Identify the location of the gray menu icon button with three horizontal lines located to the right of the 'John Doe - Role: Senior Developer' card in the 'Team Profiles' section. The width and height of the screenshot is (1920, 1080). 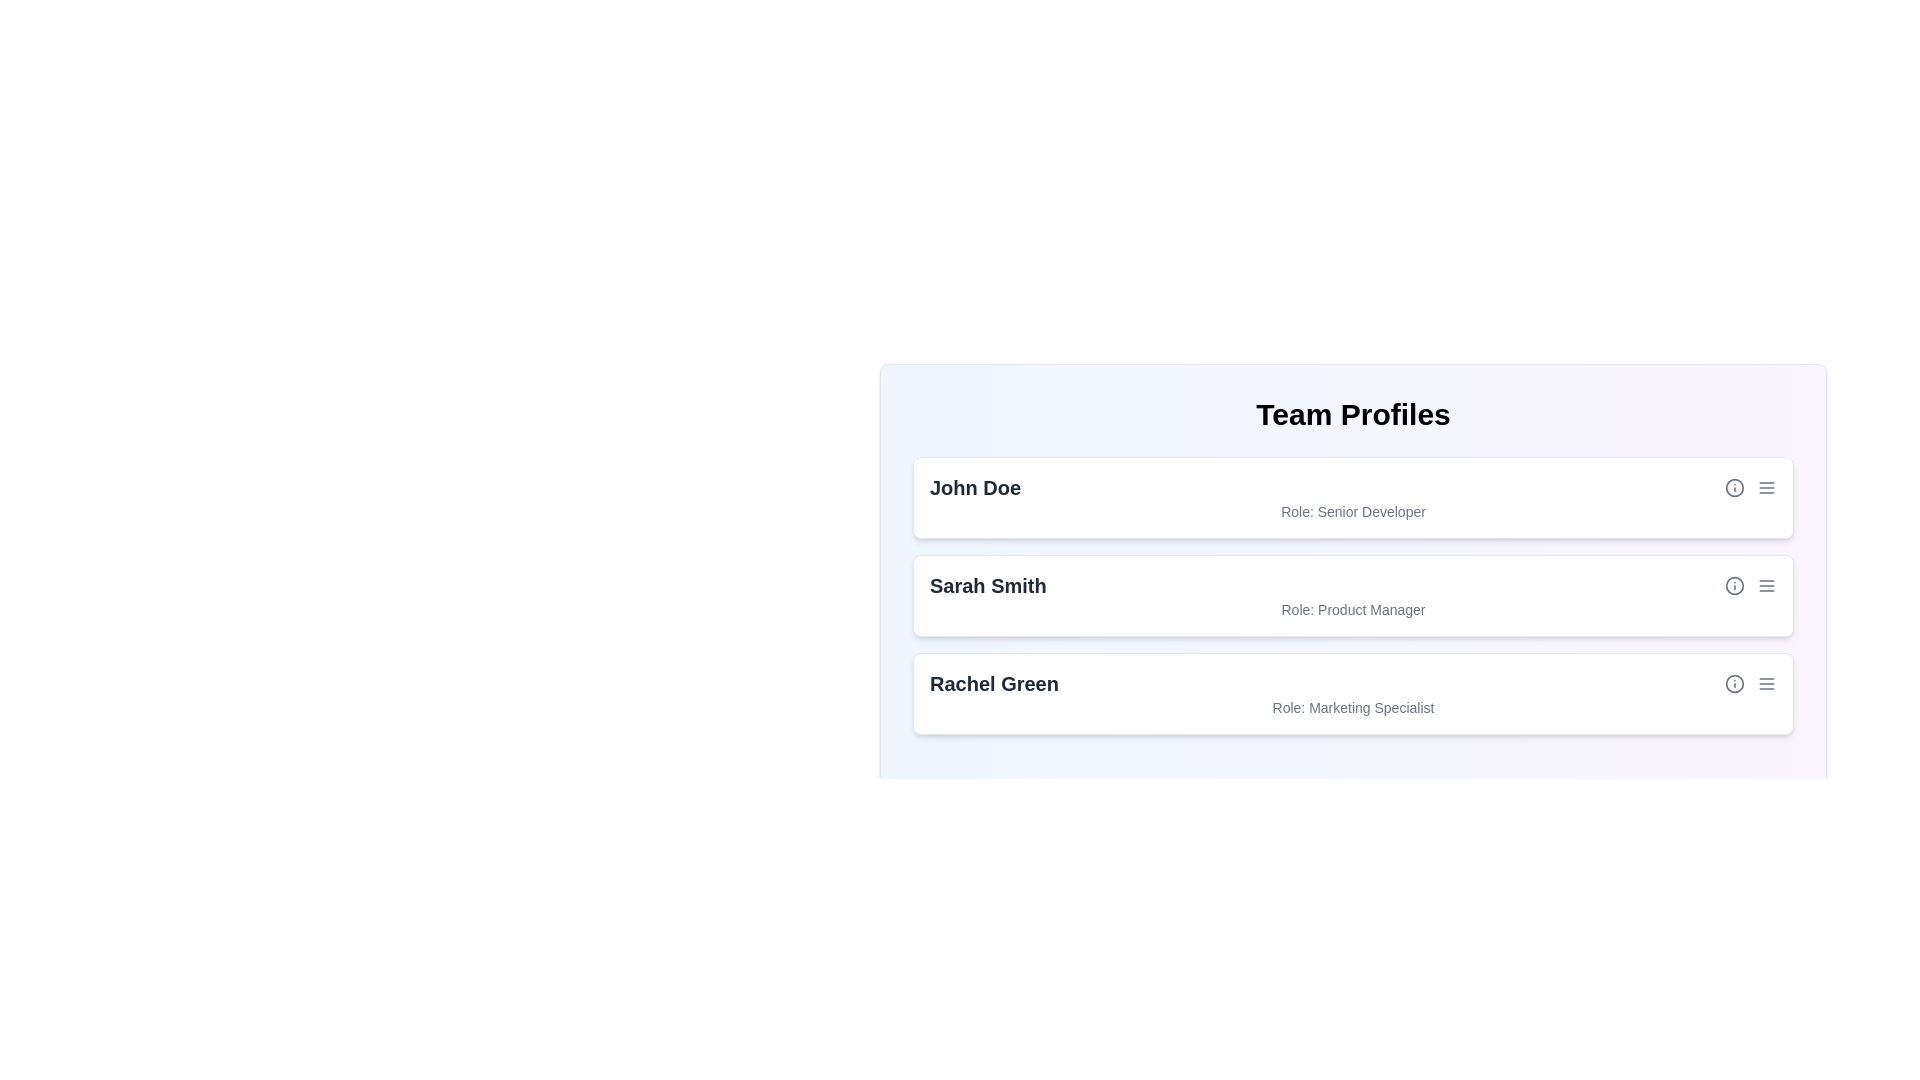
(1766, 488).